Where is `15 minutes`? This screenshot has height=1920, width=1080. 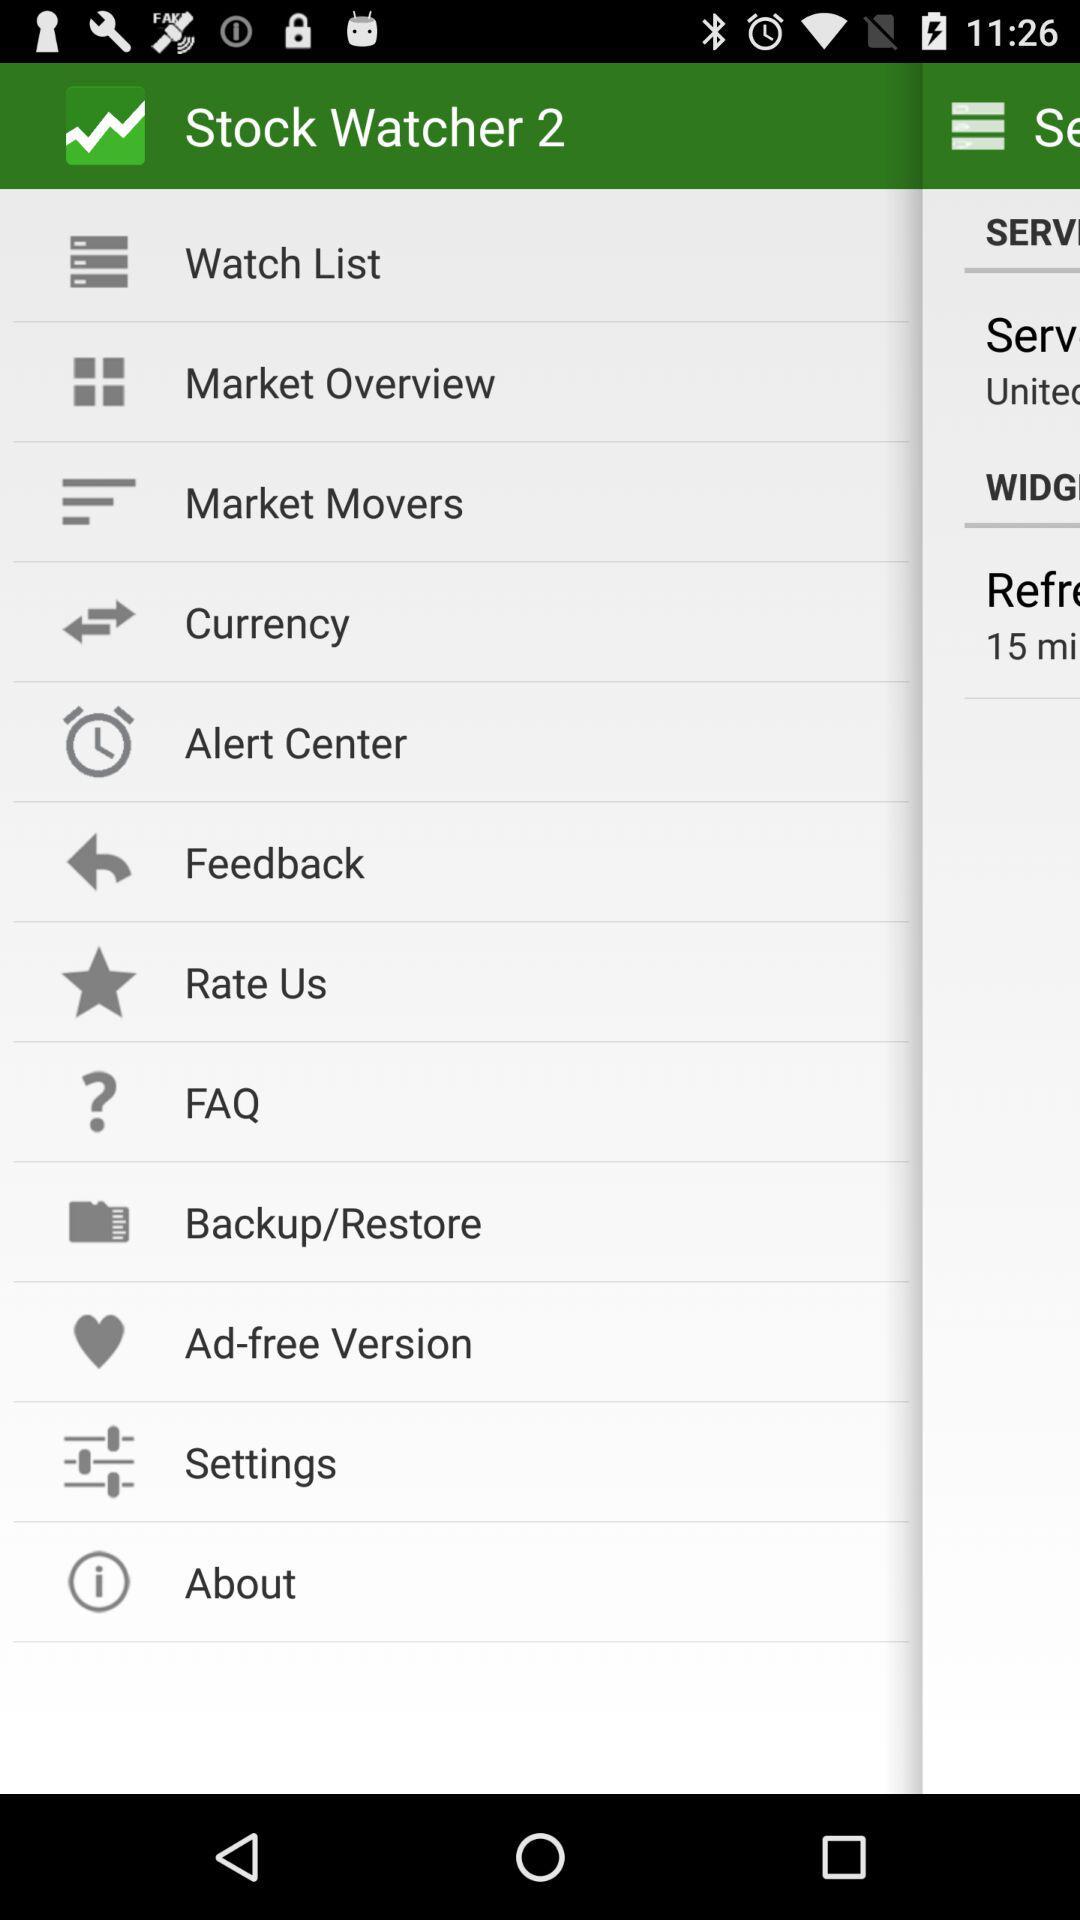 15 minutes is located at coordinates (1032, 644).